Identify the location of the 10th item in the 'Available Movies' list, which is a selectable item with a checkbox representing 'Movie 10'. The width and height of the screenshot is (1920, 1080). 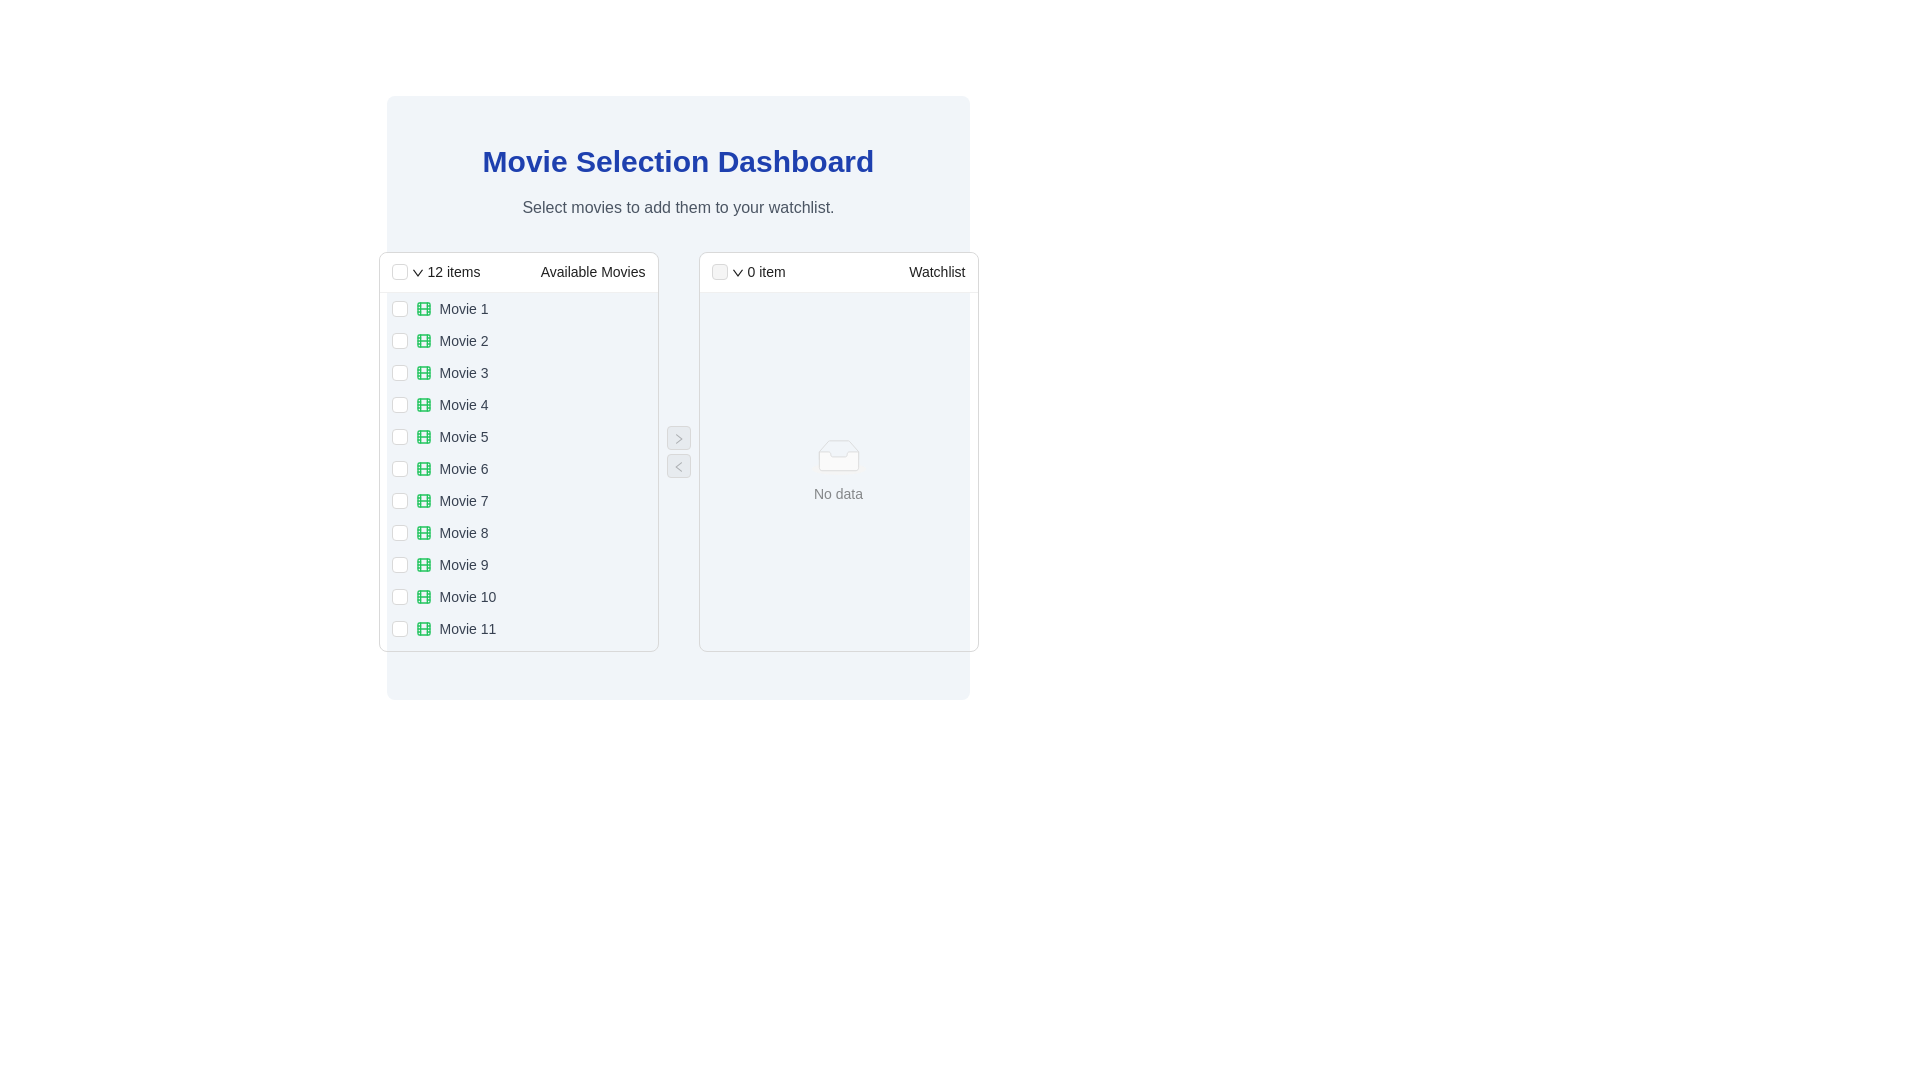
(518, 596).